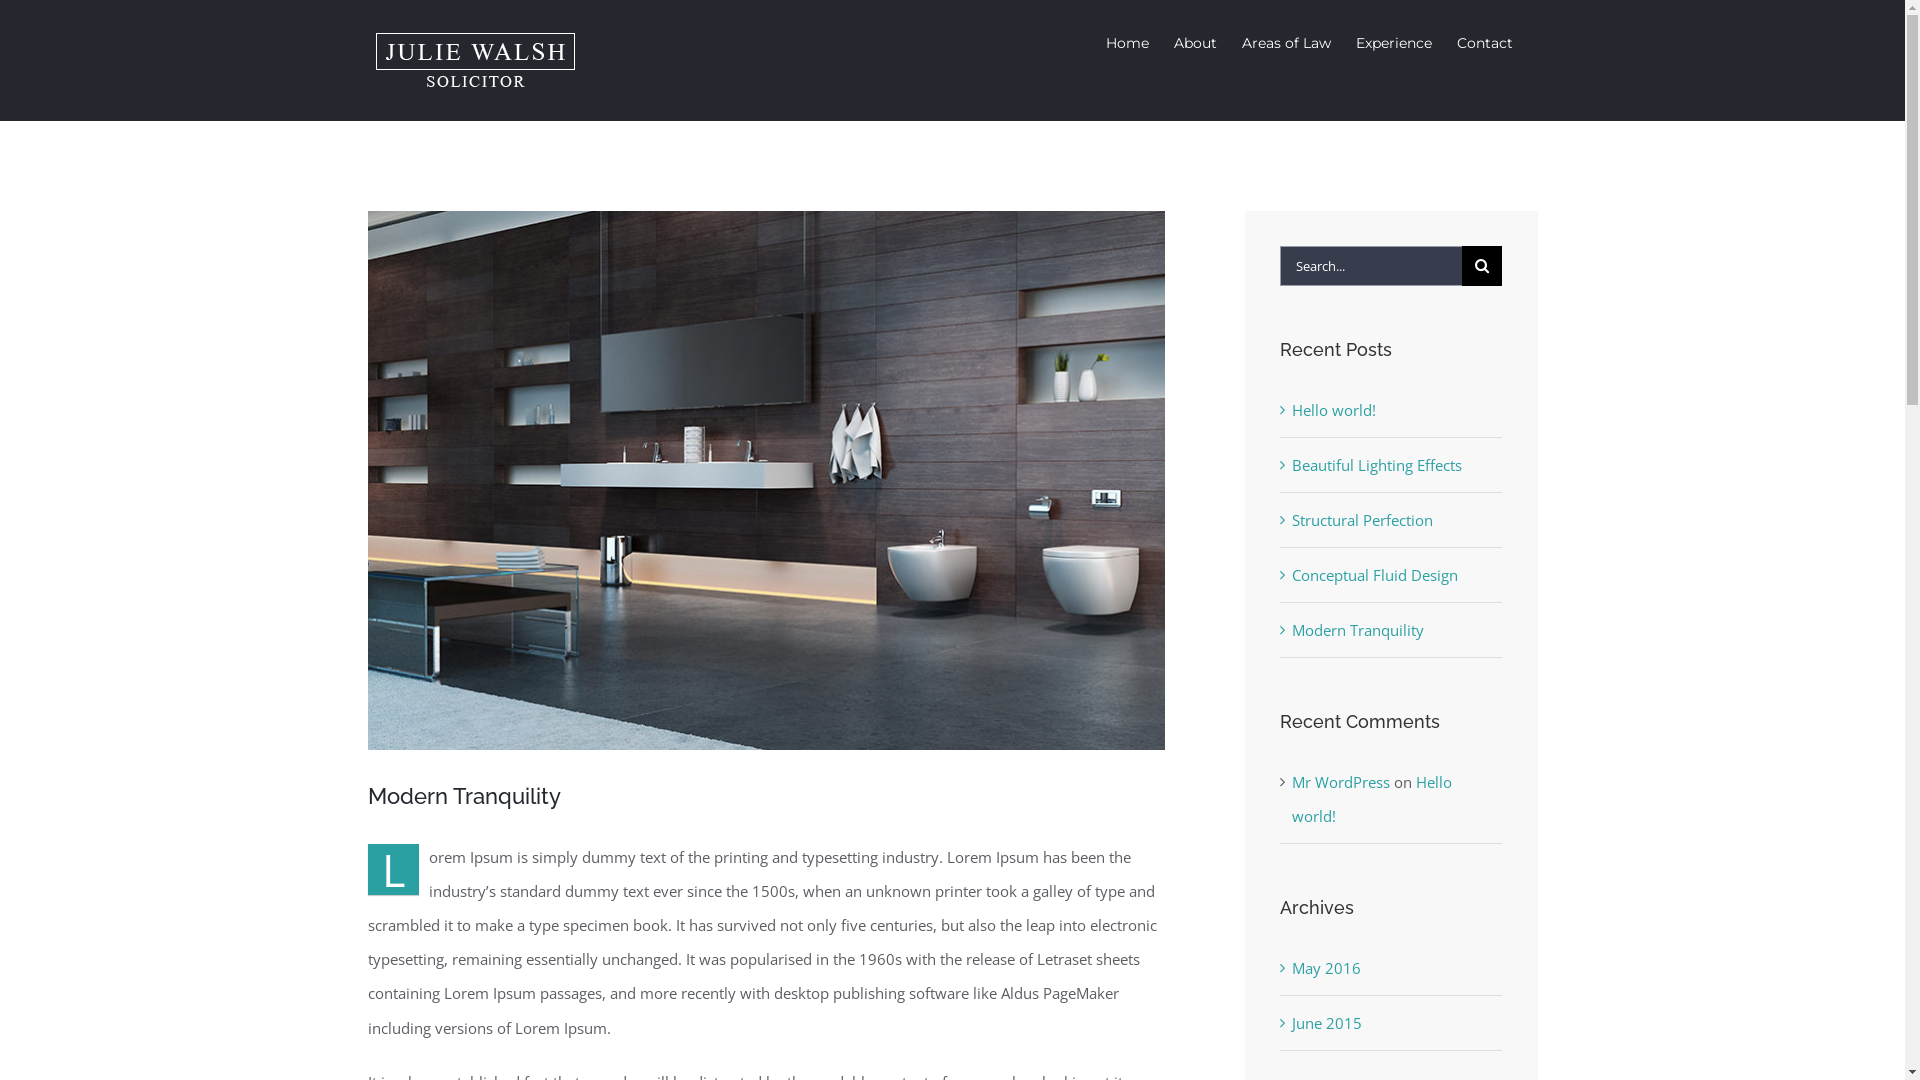 Image resolution: width=1920 pixels, height=1080 pixels. Describe the element at coordinates (1340, 781) in the screenshot. I see `'Mr WordPress'` at that location.